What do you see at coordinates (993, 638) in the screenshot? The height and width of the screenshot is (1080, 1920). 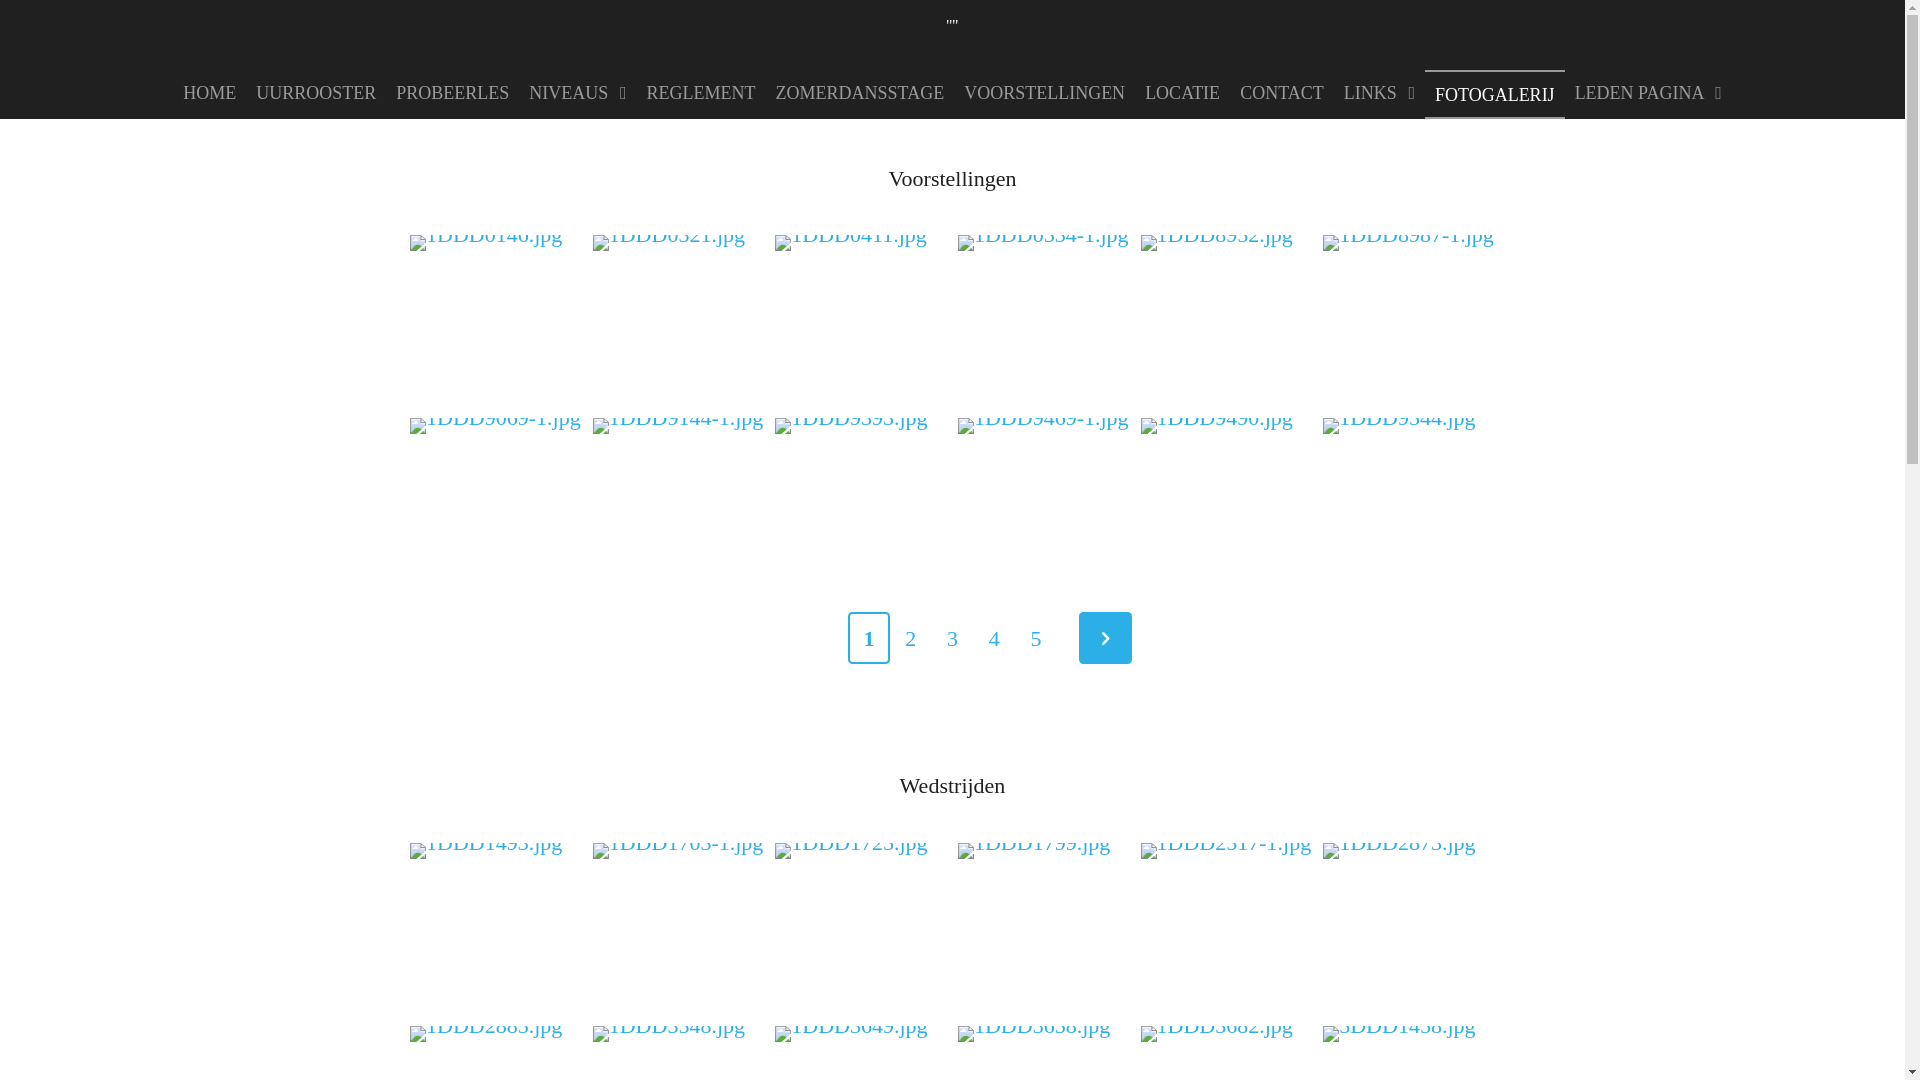 I see `'4'` at bounding box center [993, 638].